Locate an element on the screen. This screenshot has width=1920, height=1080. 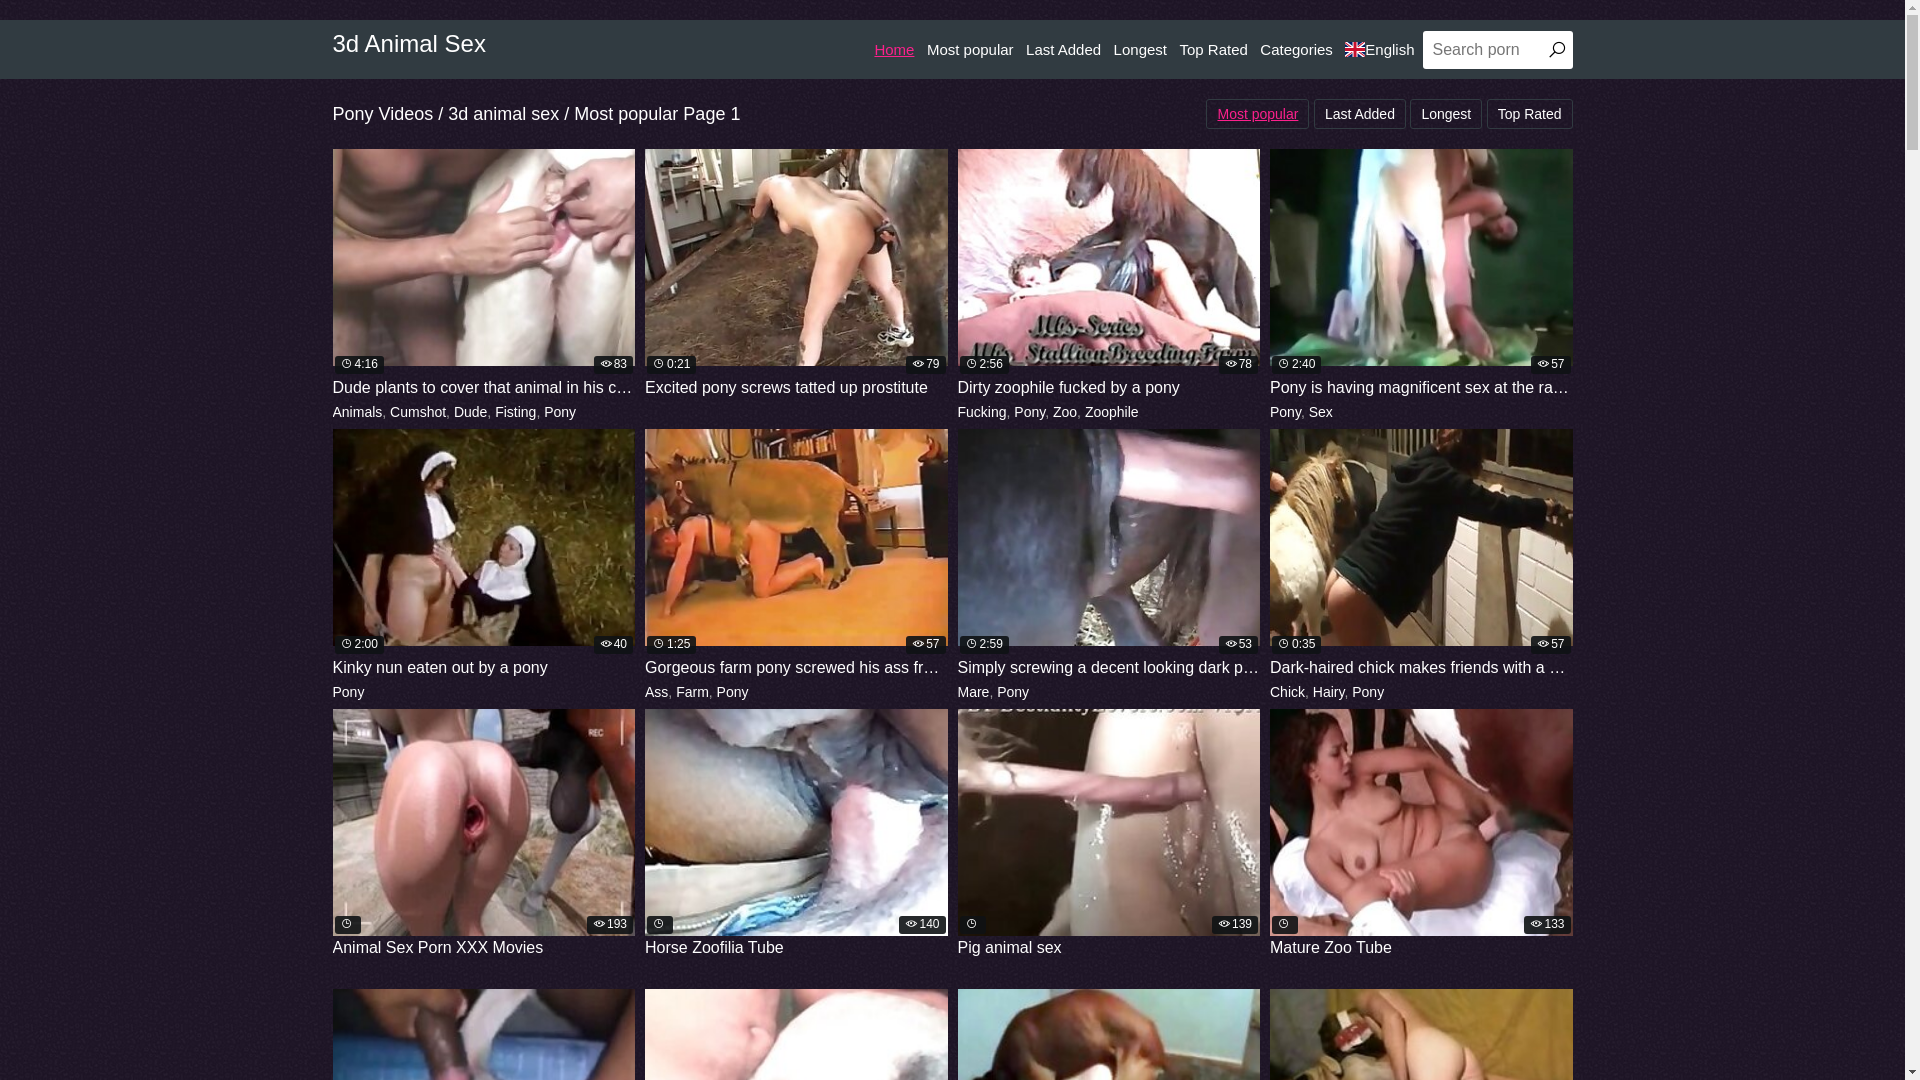
'Pony' is located at coordinates (347, 690).